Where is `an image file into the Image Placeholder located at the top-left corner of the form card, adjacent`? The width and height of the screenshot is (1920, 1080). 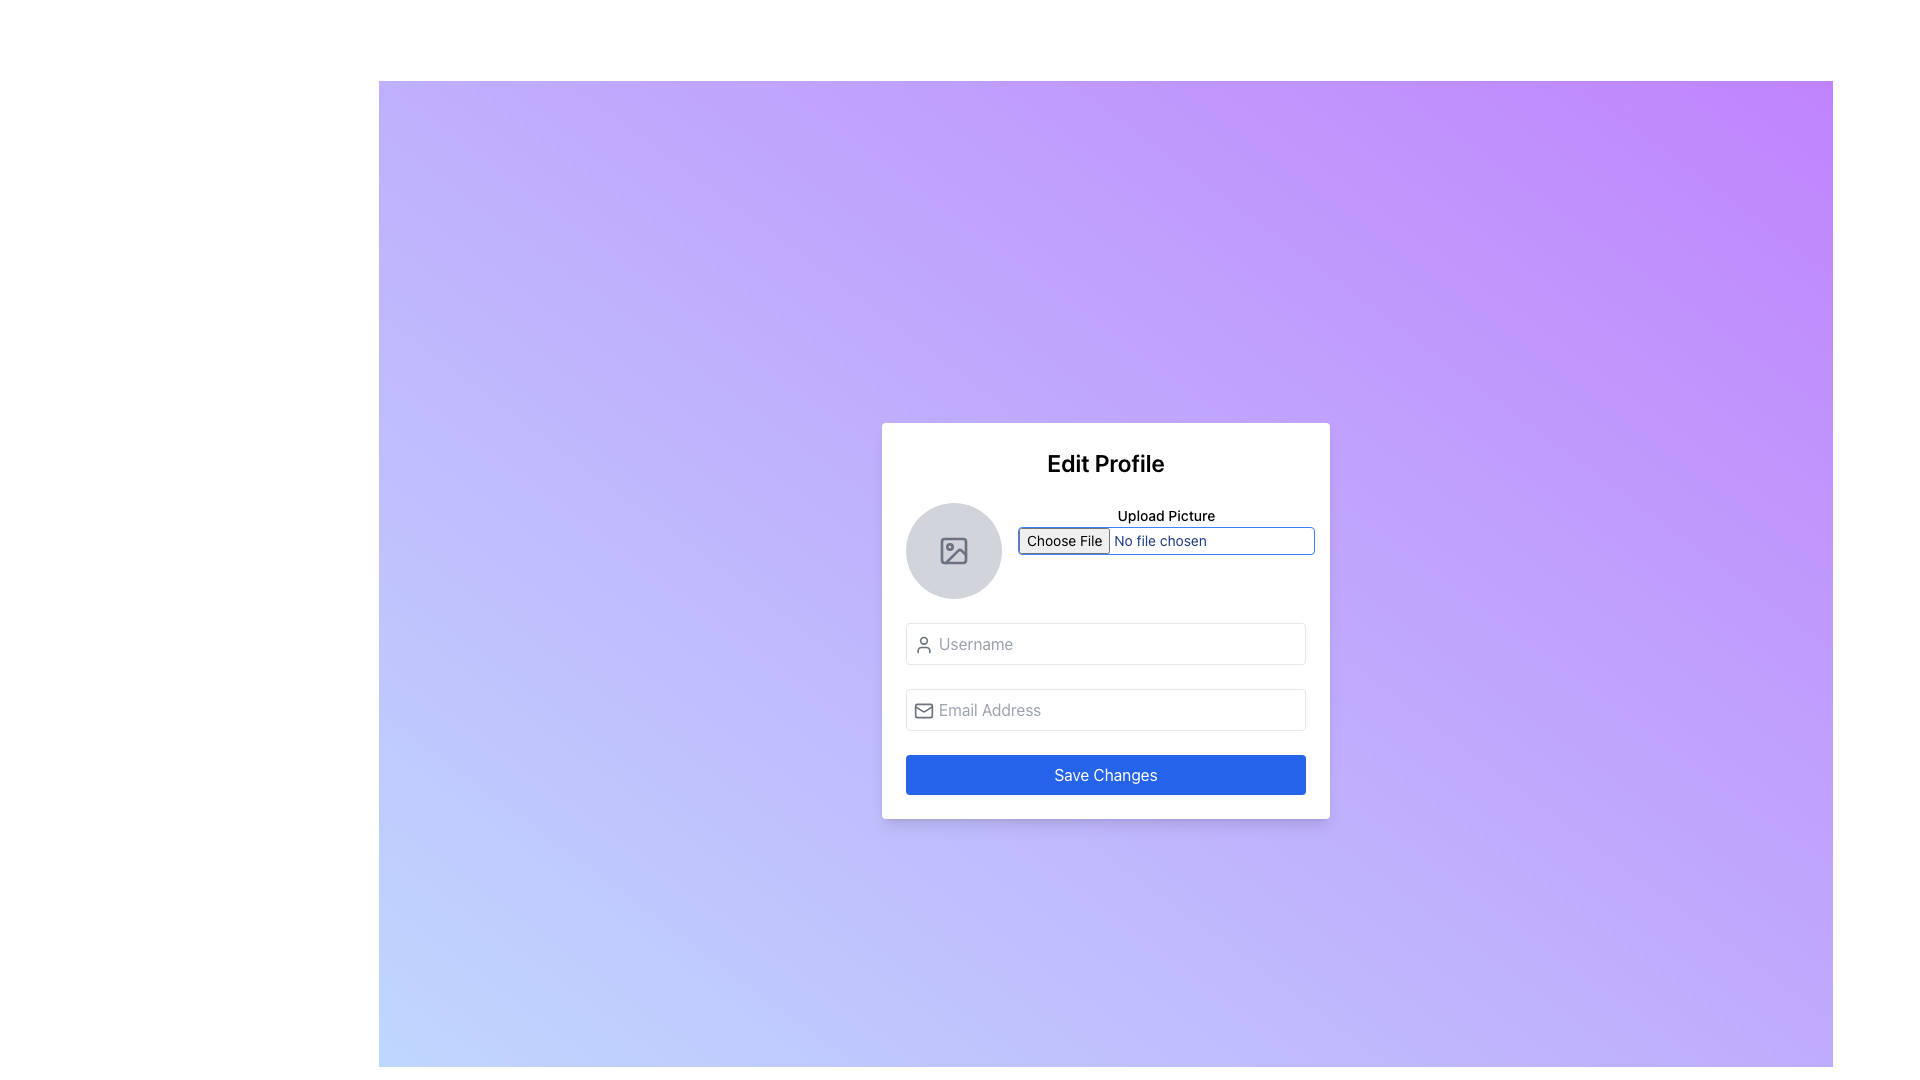
an image file into the Image Placeholder located at the top-left corner of the form card, adjacent is located at coordinates (953, 551).